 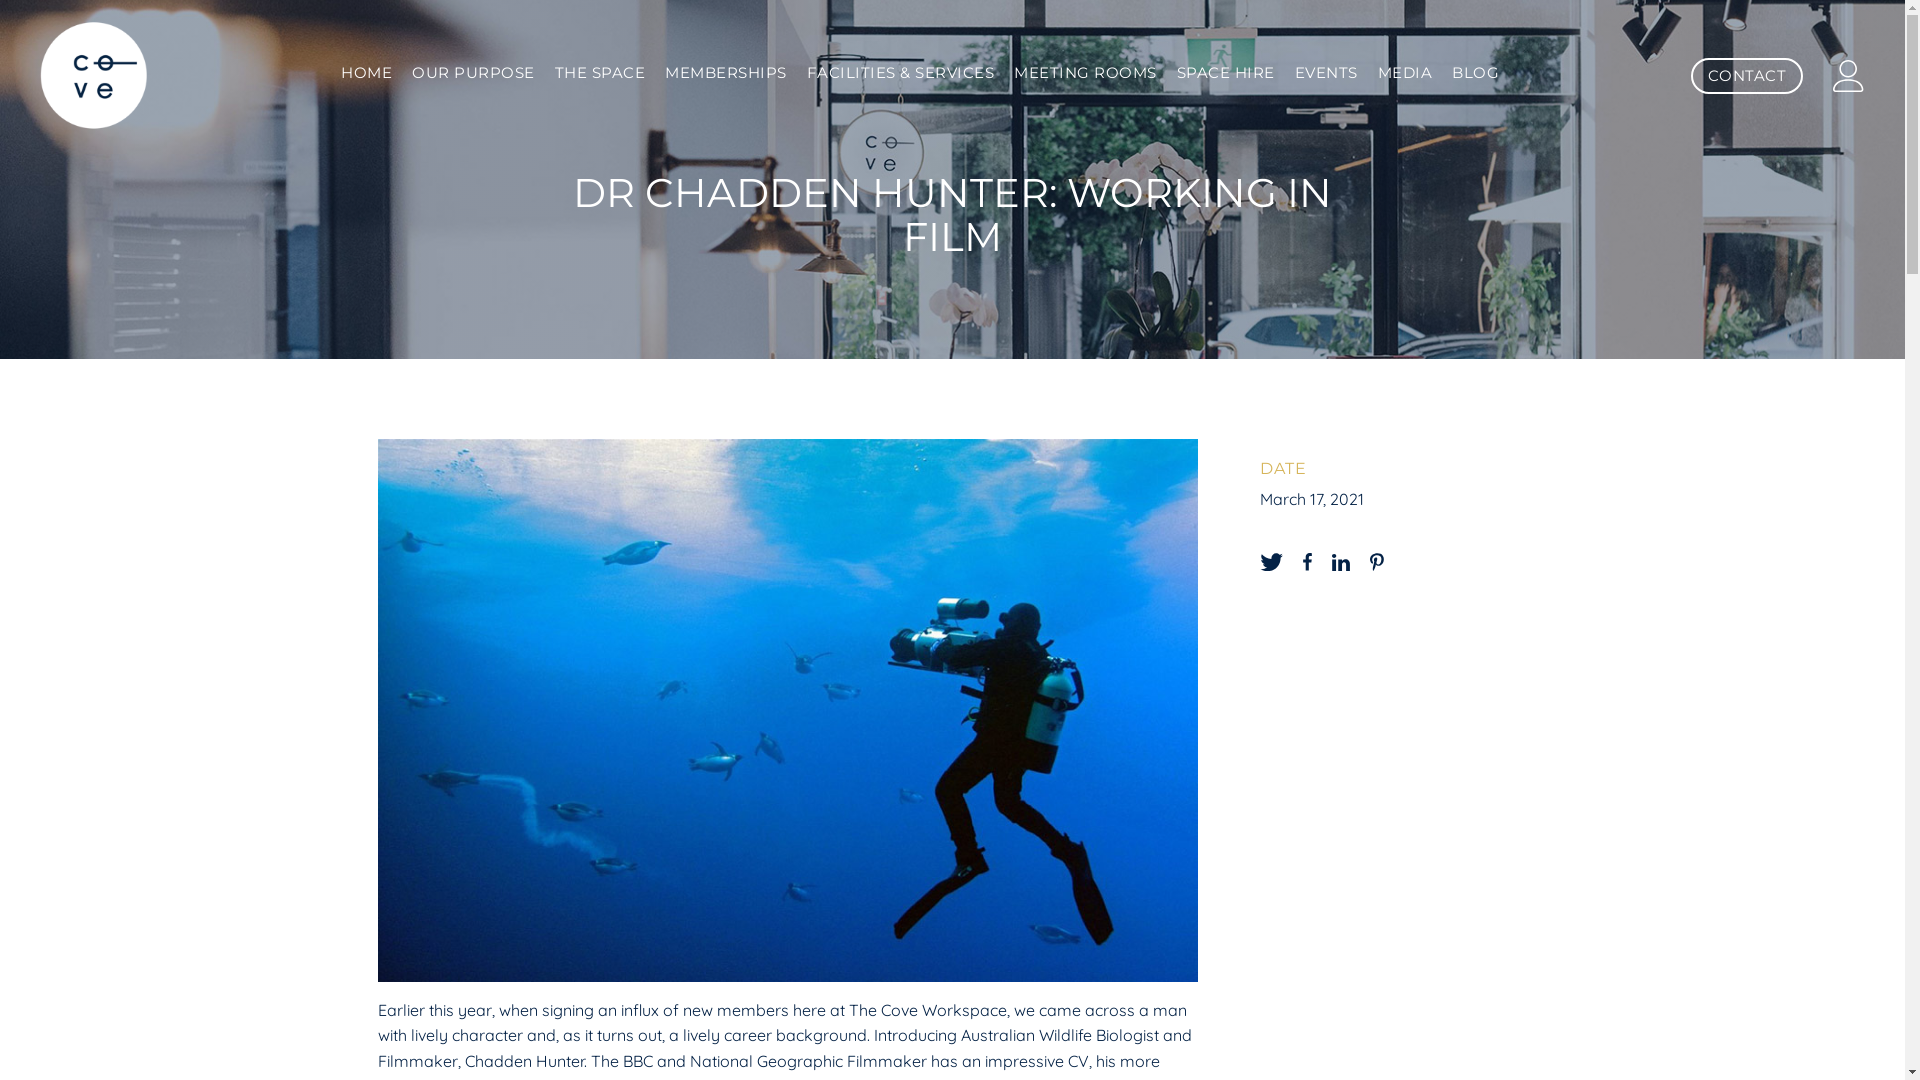 What do you see at coordinates (900, 72) in the screenshot?
I see `'FACILITIES & SERVICES'` at bounding box center [900, 72].